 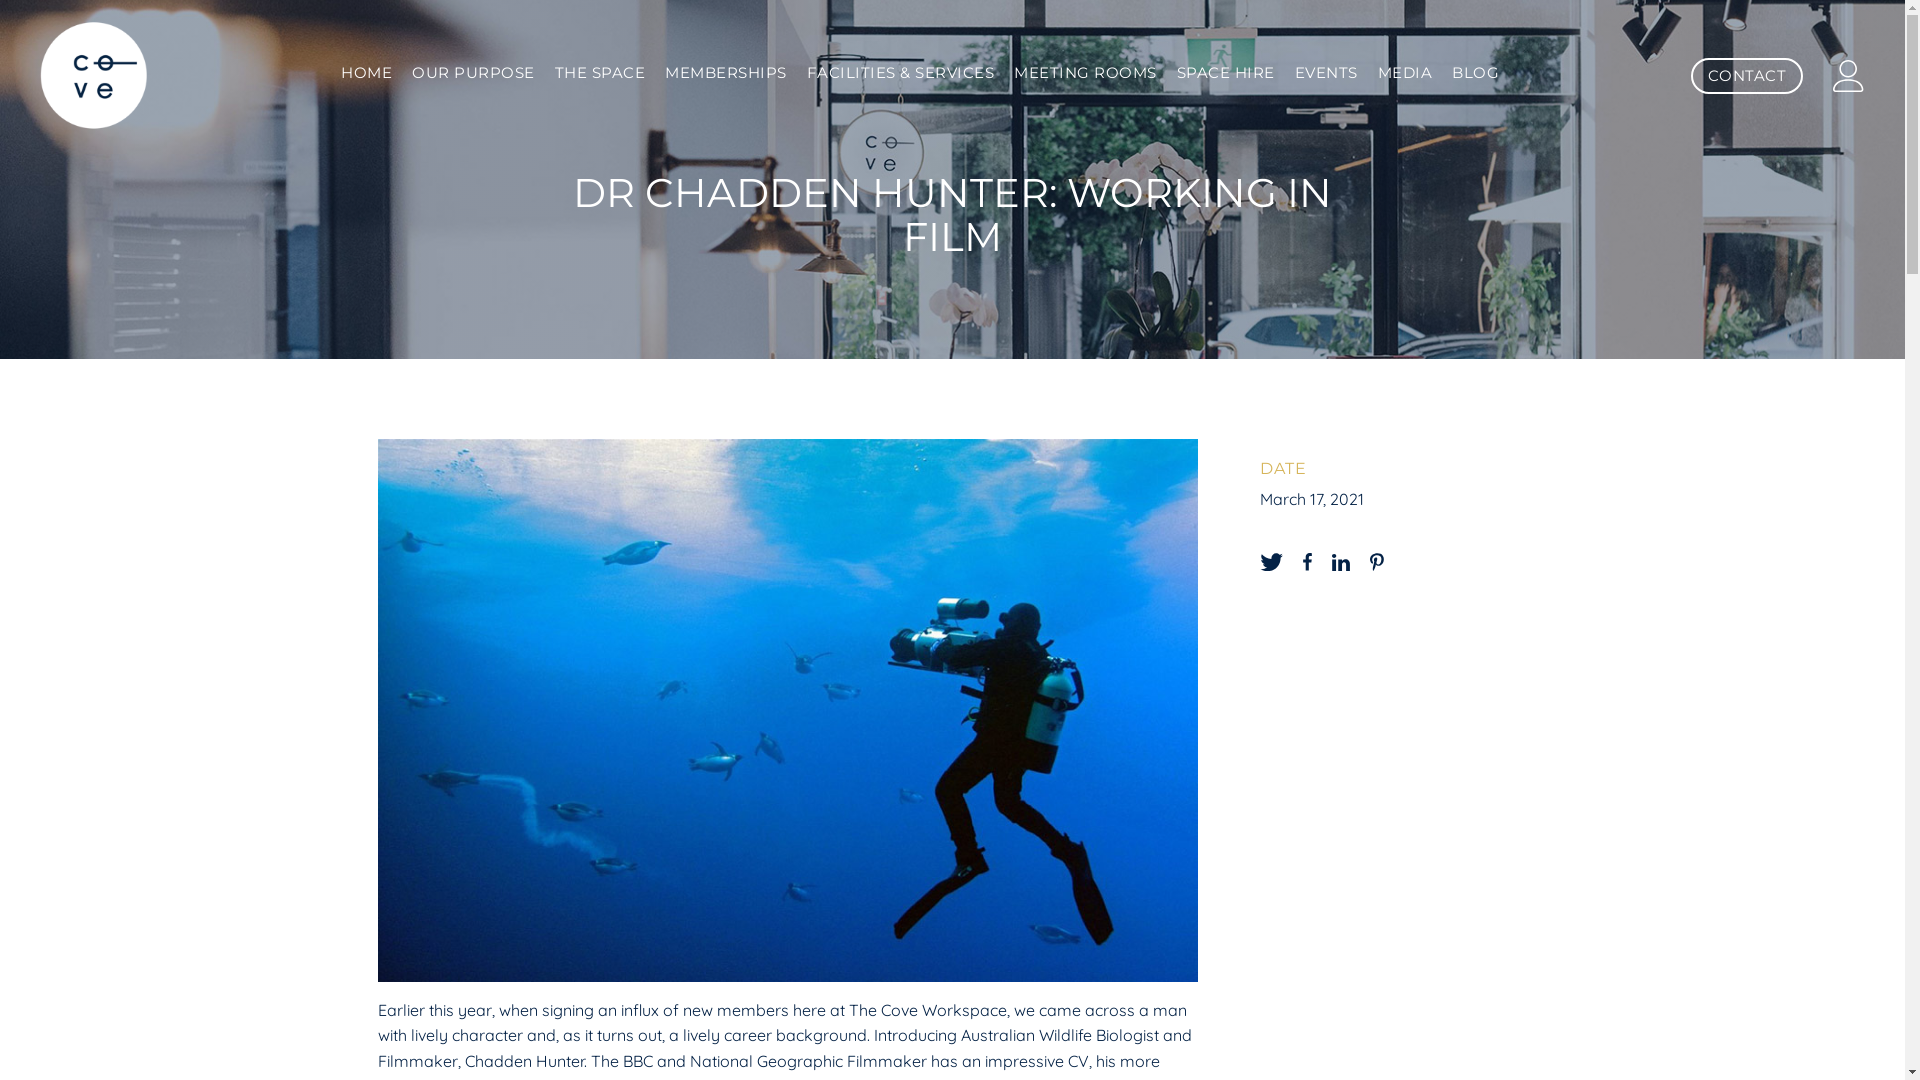 What do you see at coordinates (900, 72) in the screenshot?
I see `'FACILITIES & SERVICES'` at bounding box center [900, 72].